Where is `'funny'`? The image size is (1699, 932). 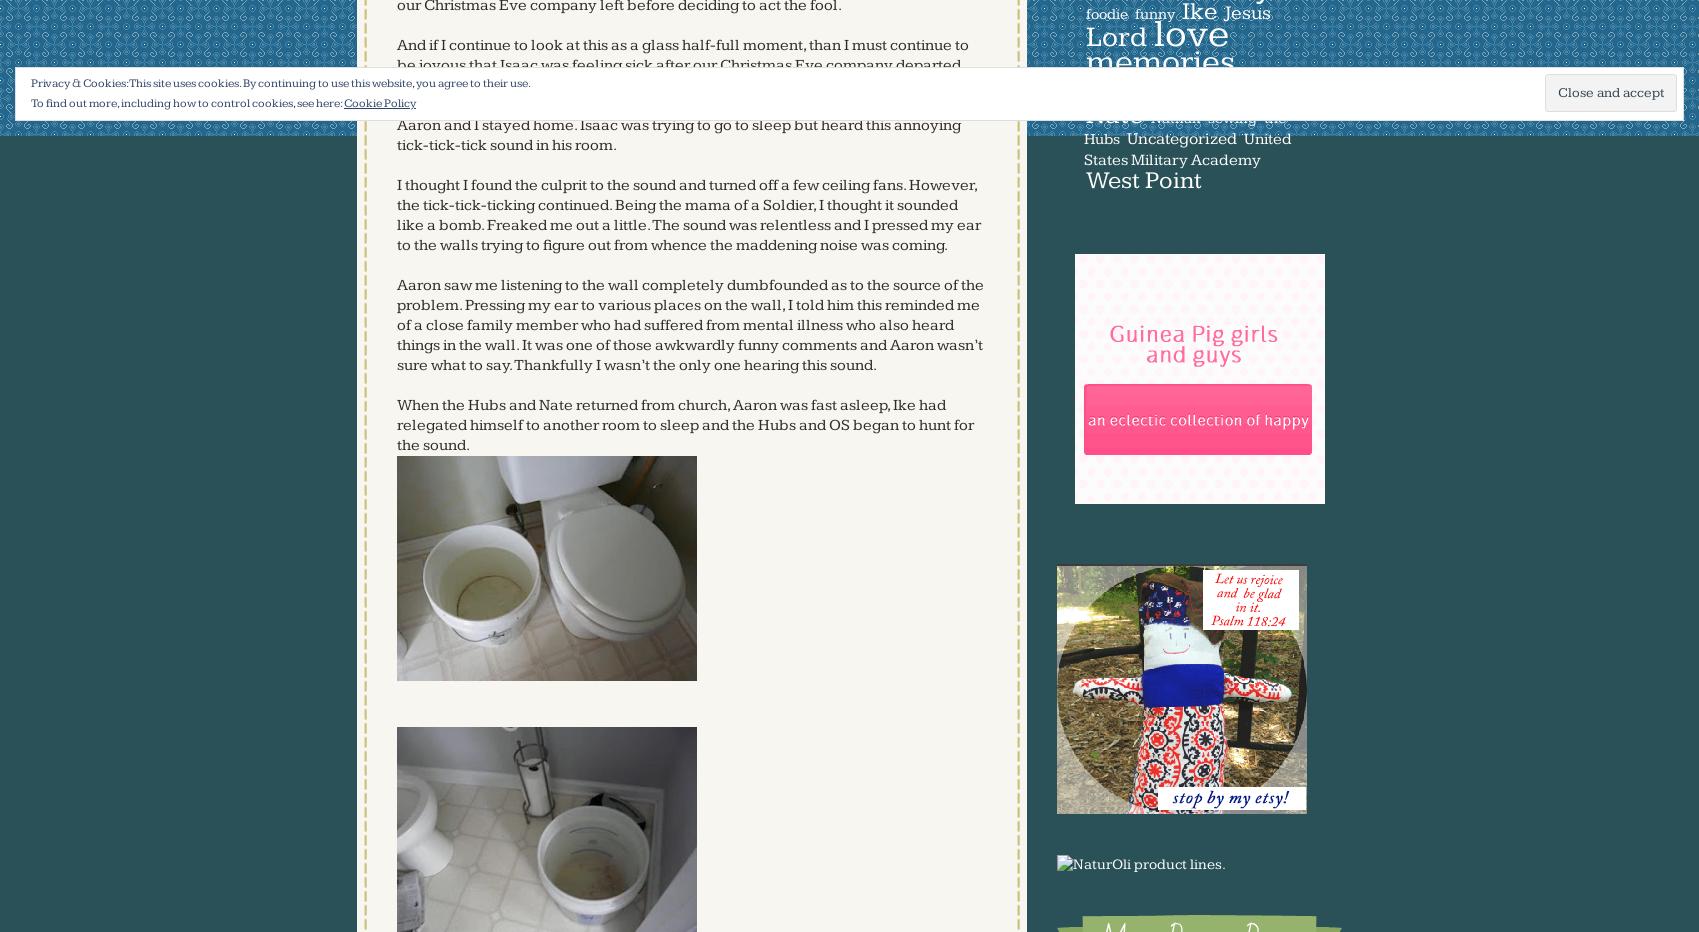
'funny' is located at coordinates (1154, 13).